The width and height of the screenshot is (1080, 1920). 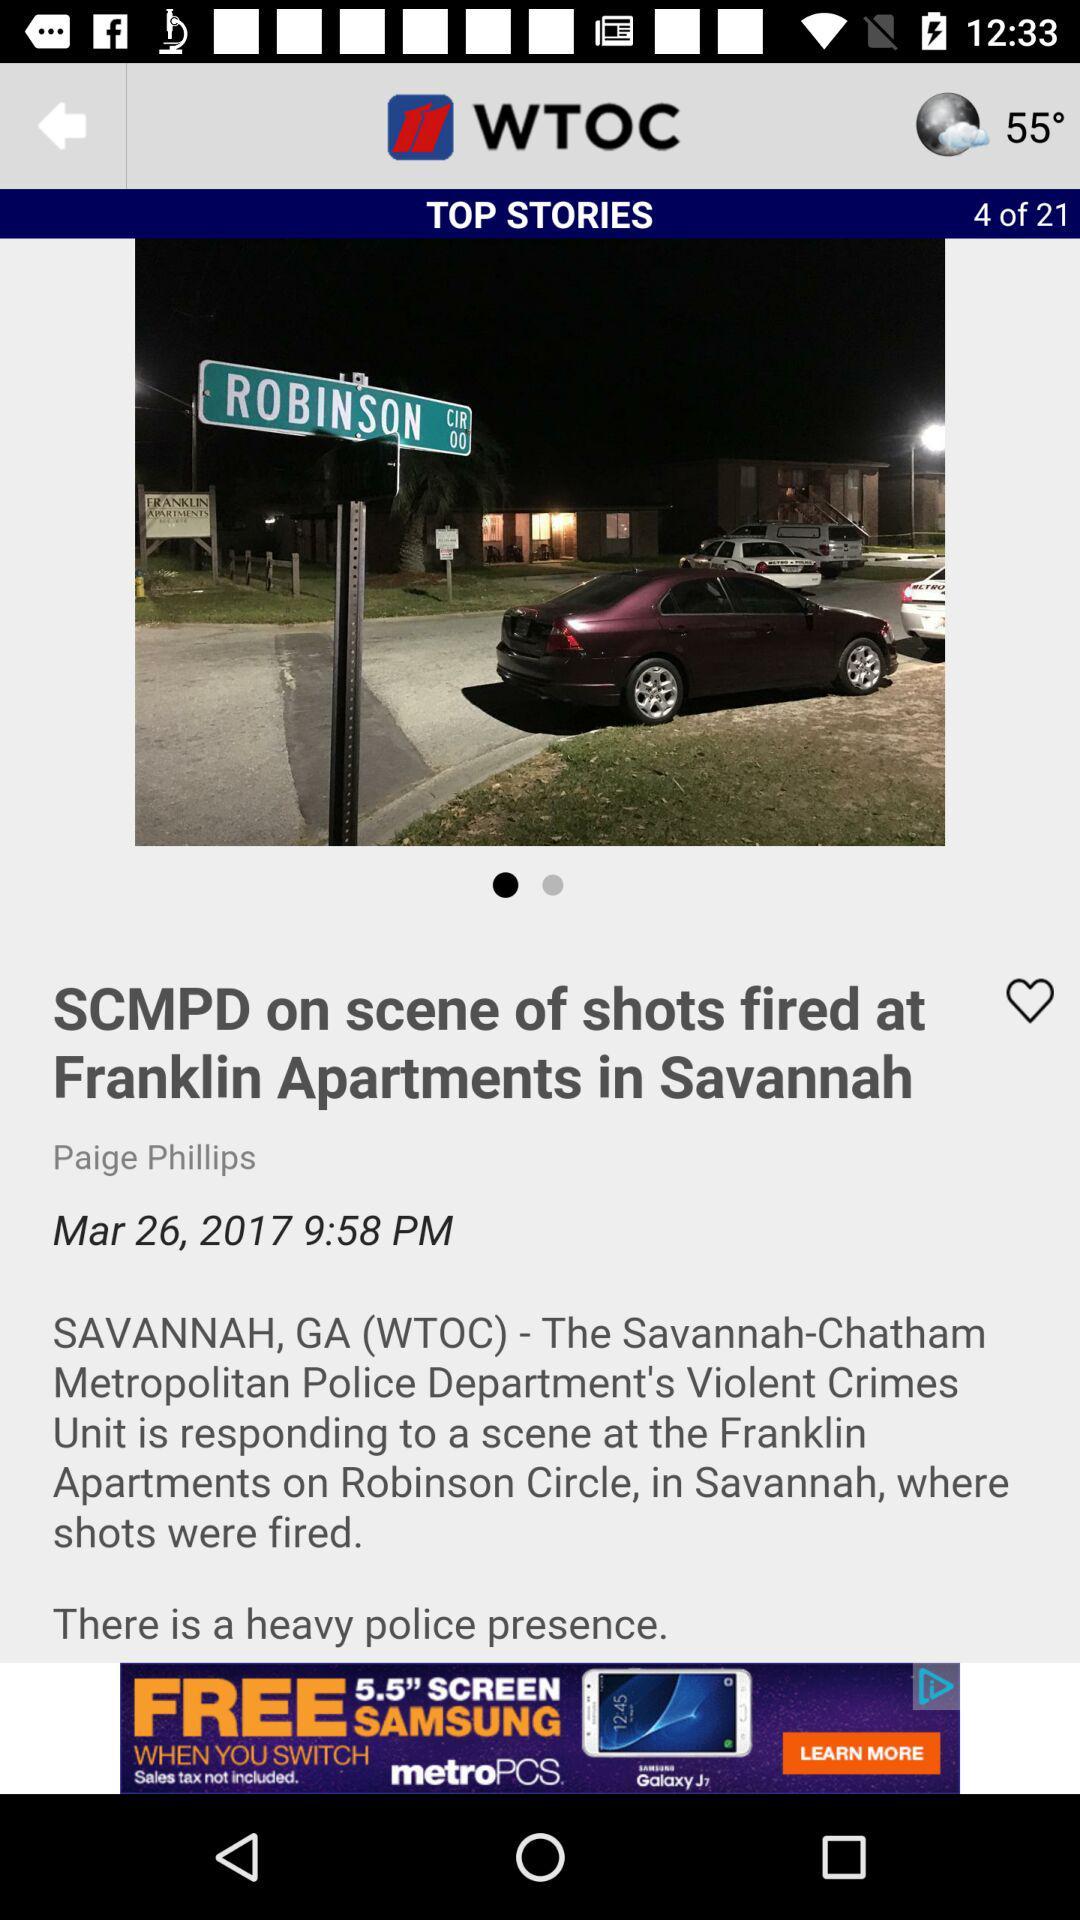 I want to click on back, so click(x=61, y=124).